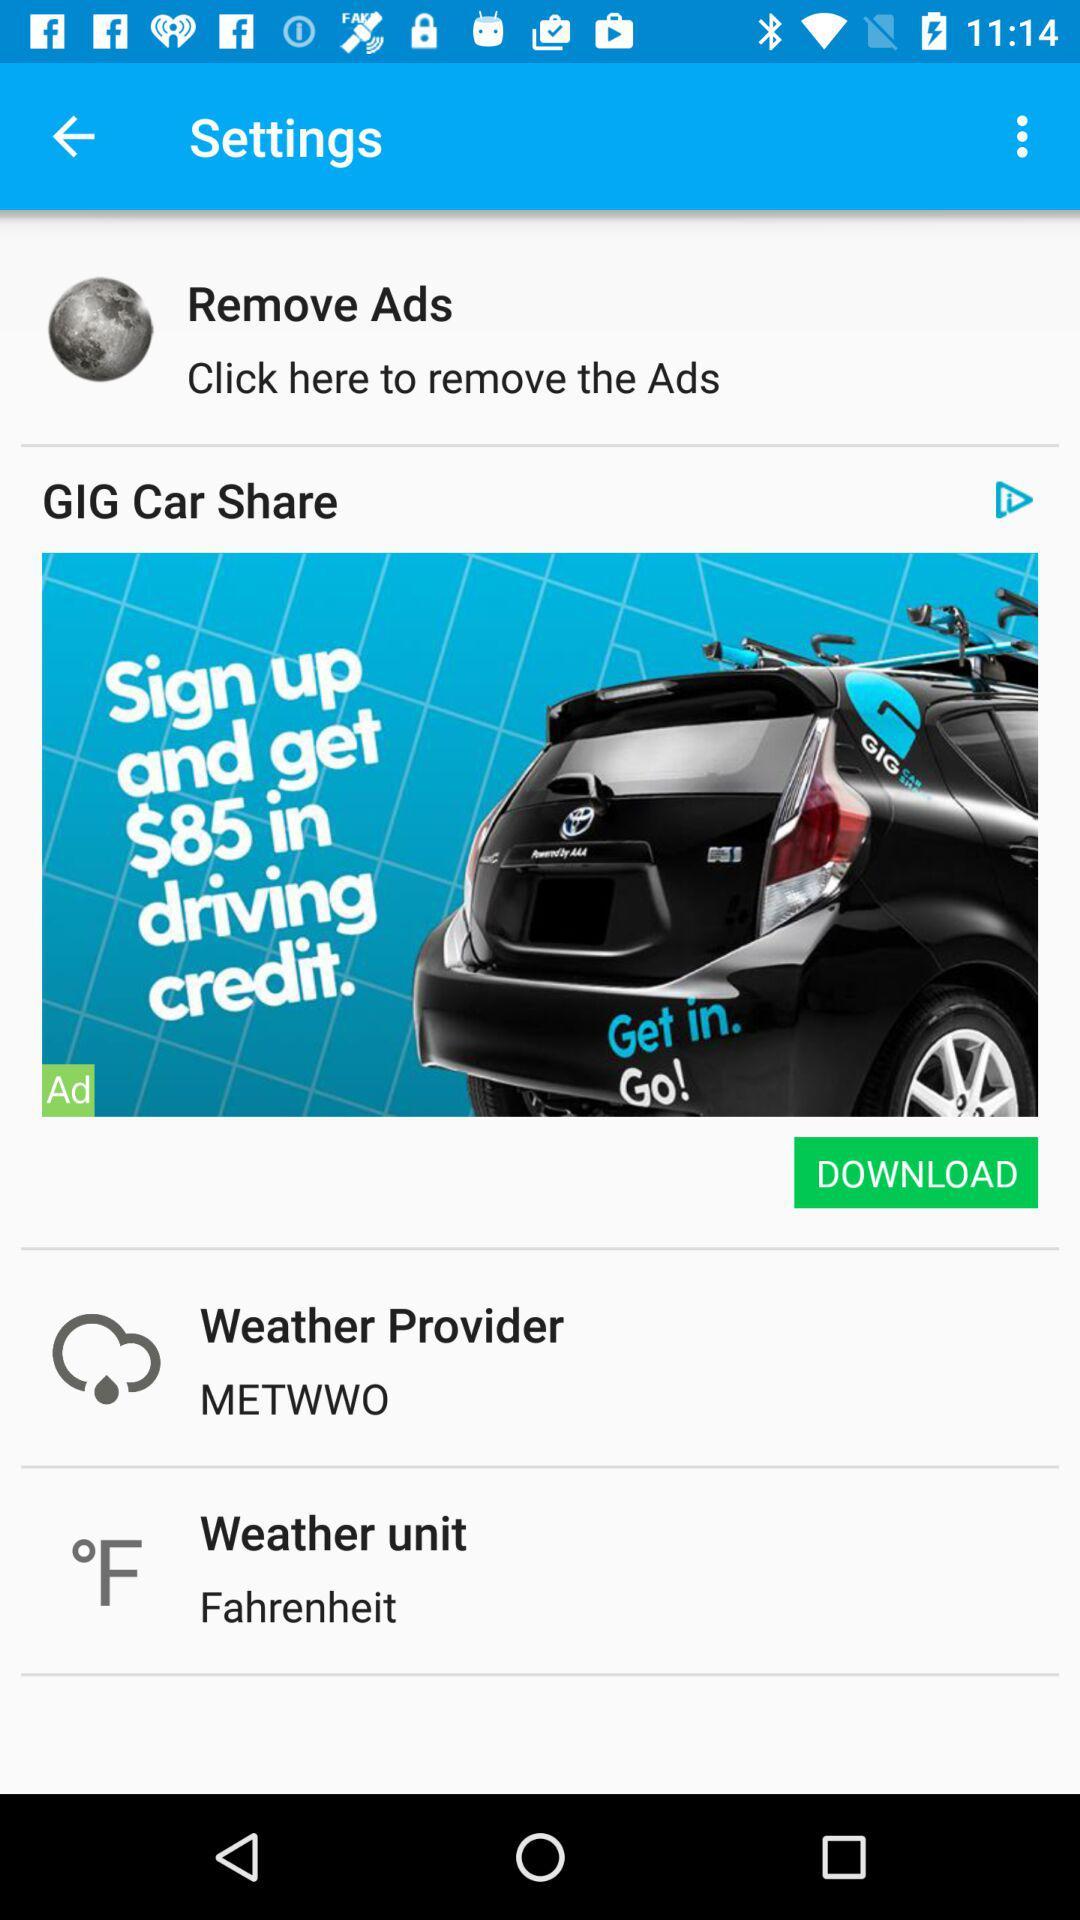 This screenshot has height=1920, width=1080. Describe the element at coordinates (1027, 135) in the screenshot. I see `icon above remove ads item` at that location.